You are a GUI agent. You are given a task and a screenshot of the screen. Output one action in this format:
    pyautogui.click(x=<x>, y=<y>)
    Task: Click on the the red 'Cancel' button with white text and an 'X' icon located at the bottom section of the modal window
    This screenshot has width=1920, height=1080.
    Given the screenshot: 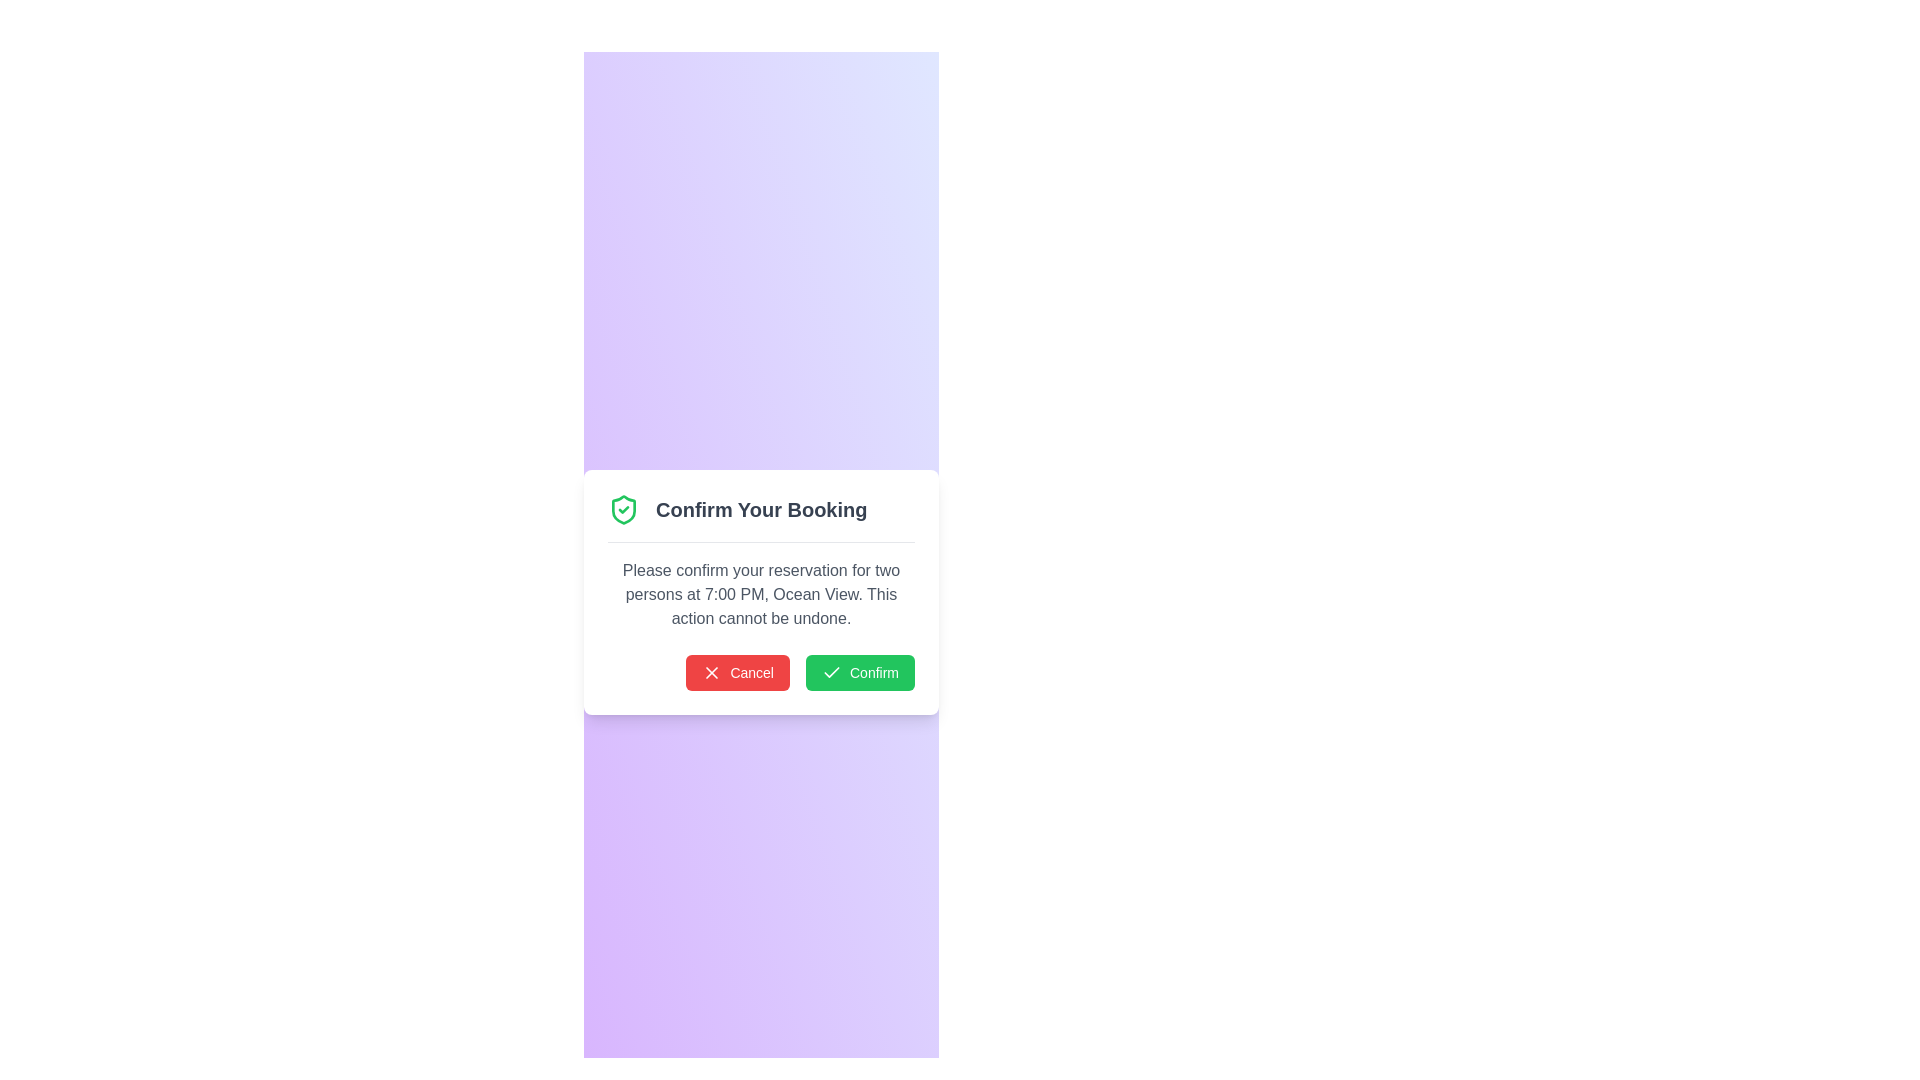 What is the action you would take?
    pyautogui.click(x=737, y=672)
    